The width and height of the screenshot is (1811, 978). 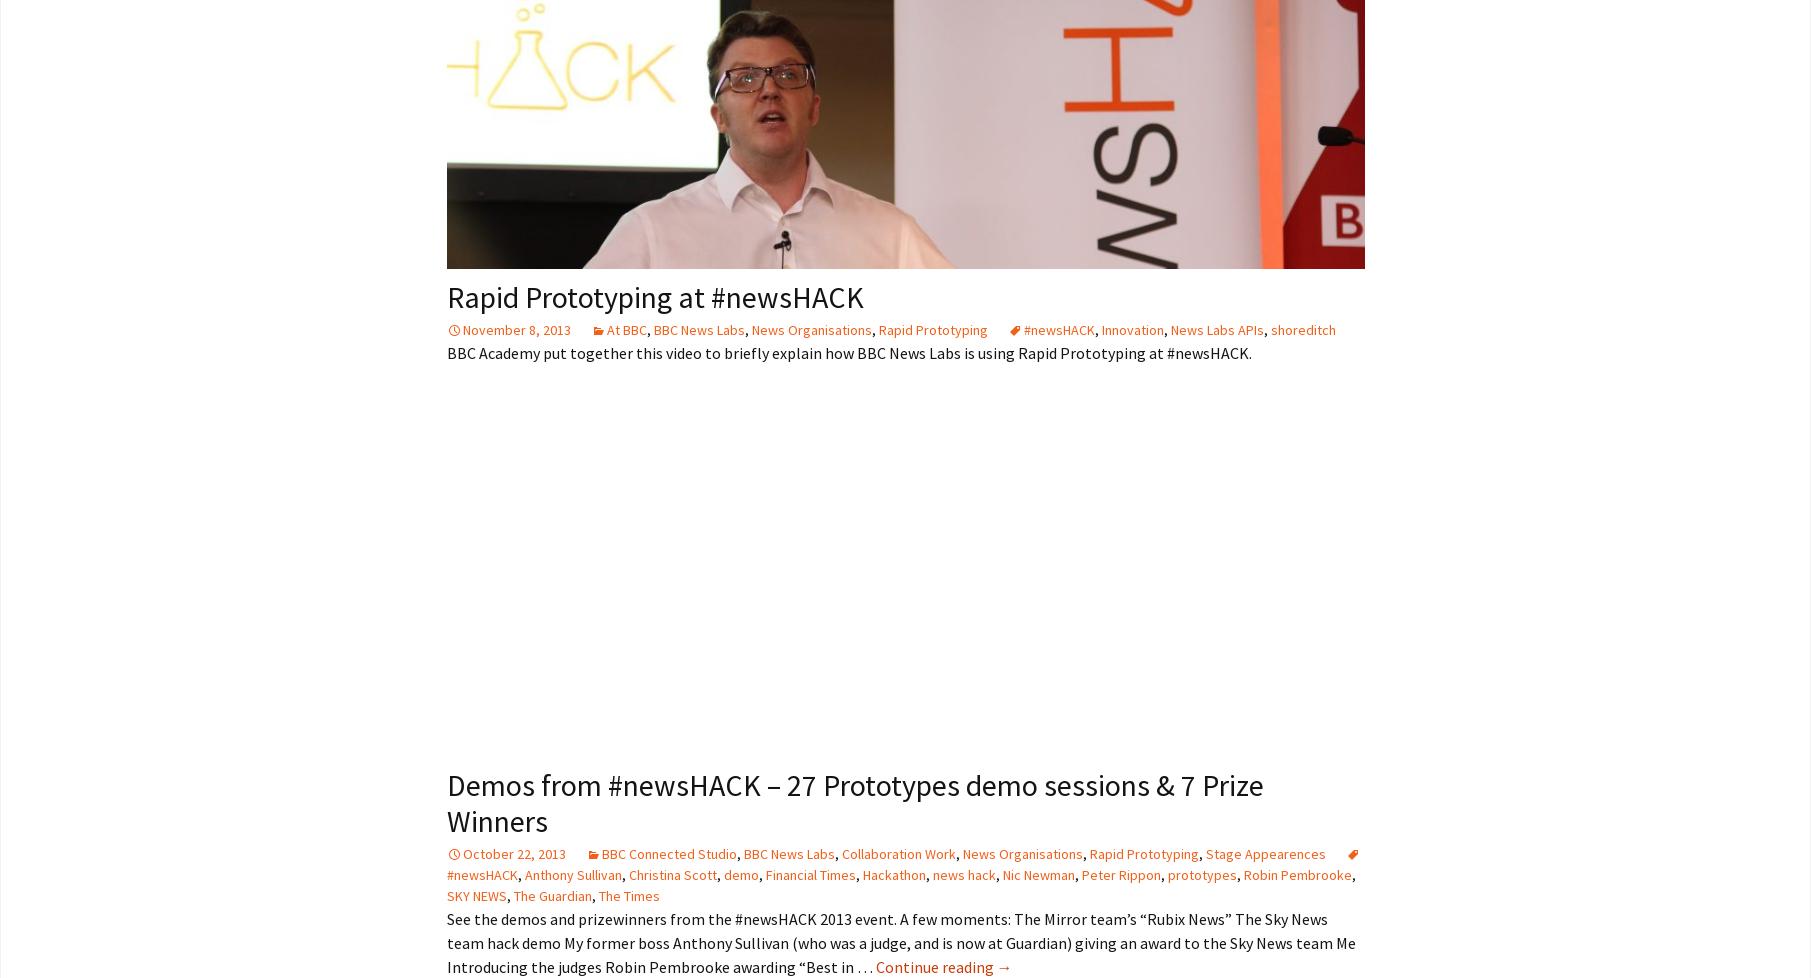 What do you see at coordinates (1038, 873) in the screenshot?
I see `'Nic Newman'` at bounding box center [1038, 873].